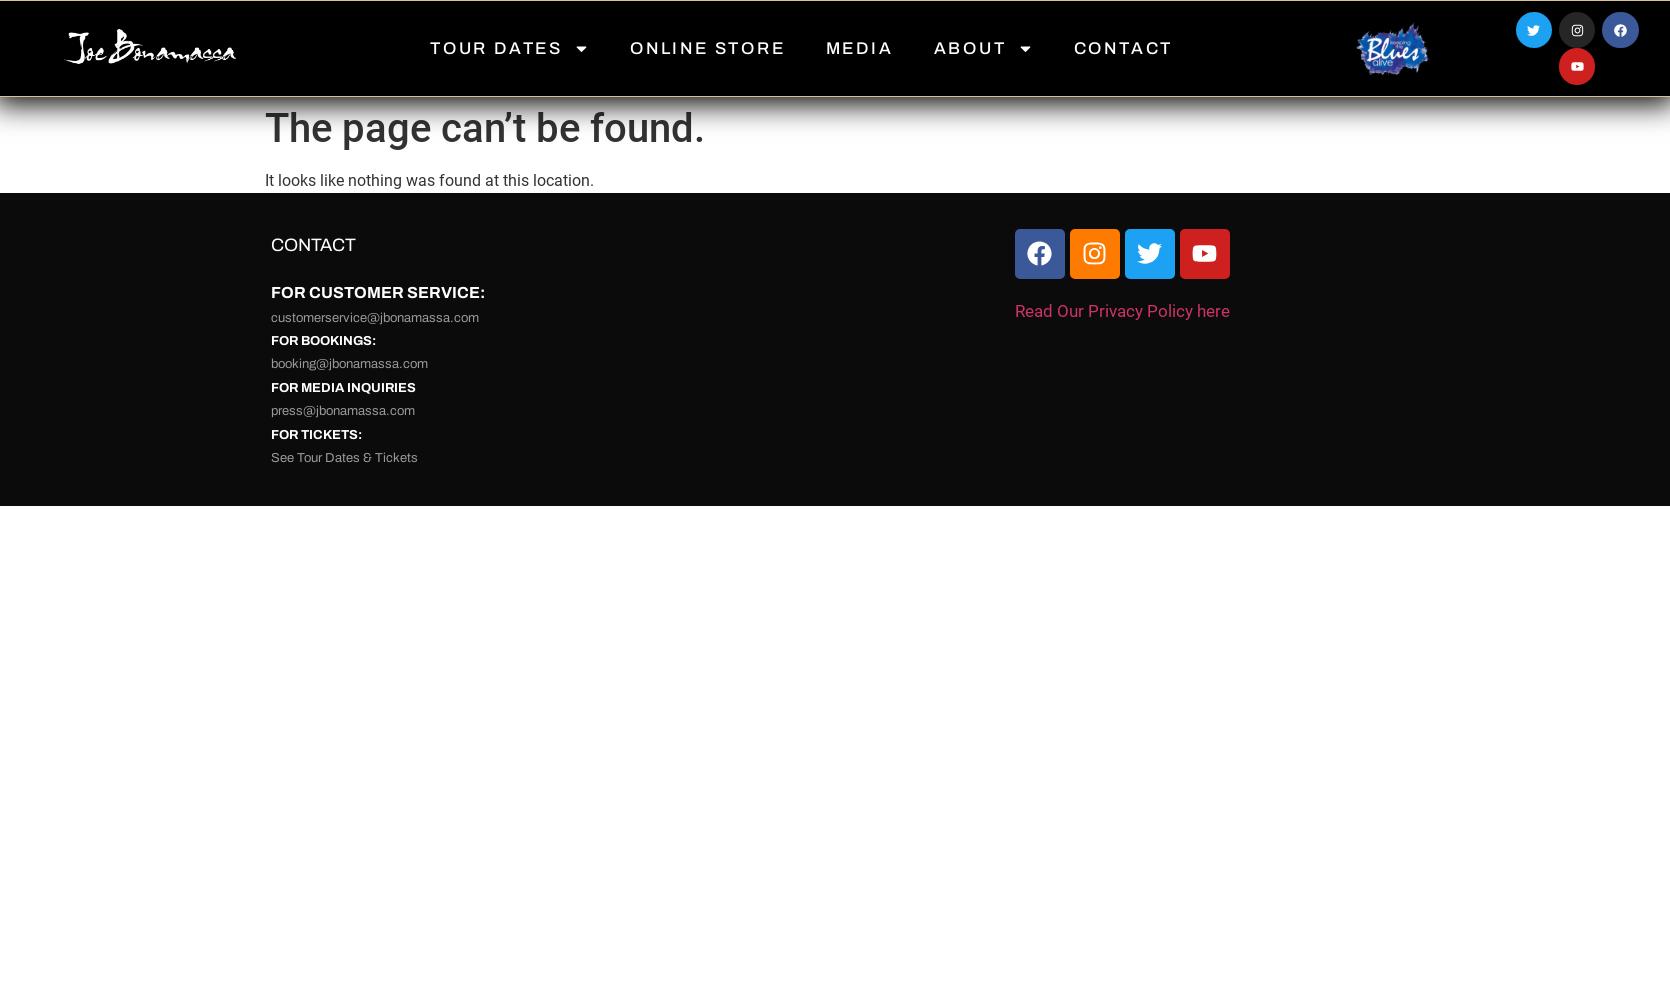 The image size is (1670, 1000). I want to click on 'ONLINE STORE', so click(707, 47).